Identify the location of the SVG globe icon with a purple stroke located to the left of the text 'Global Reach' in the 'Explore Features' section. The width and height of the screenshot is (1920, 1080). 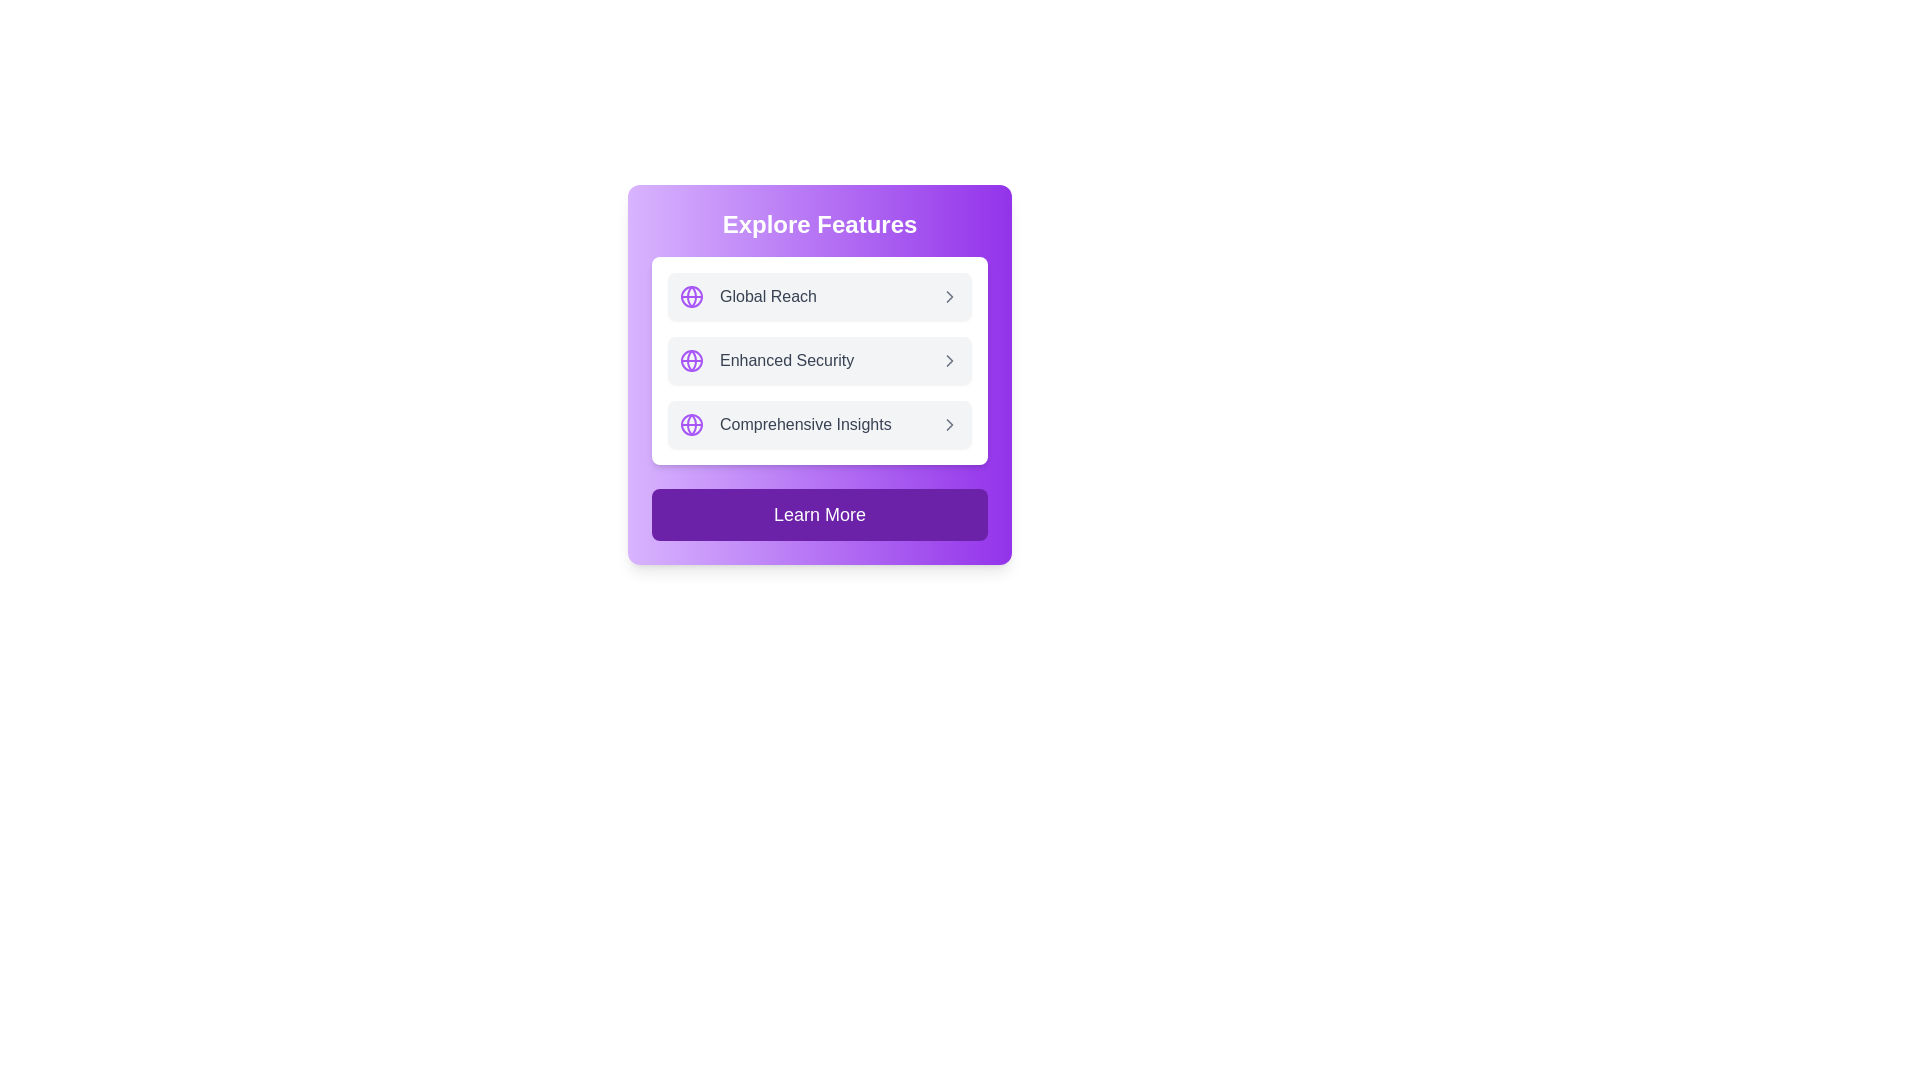
(691, 297).